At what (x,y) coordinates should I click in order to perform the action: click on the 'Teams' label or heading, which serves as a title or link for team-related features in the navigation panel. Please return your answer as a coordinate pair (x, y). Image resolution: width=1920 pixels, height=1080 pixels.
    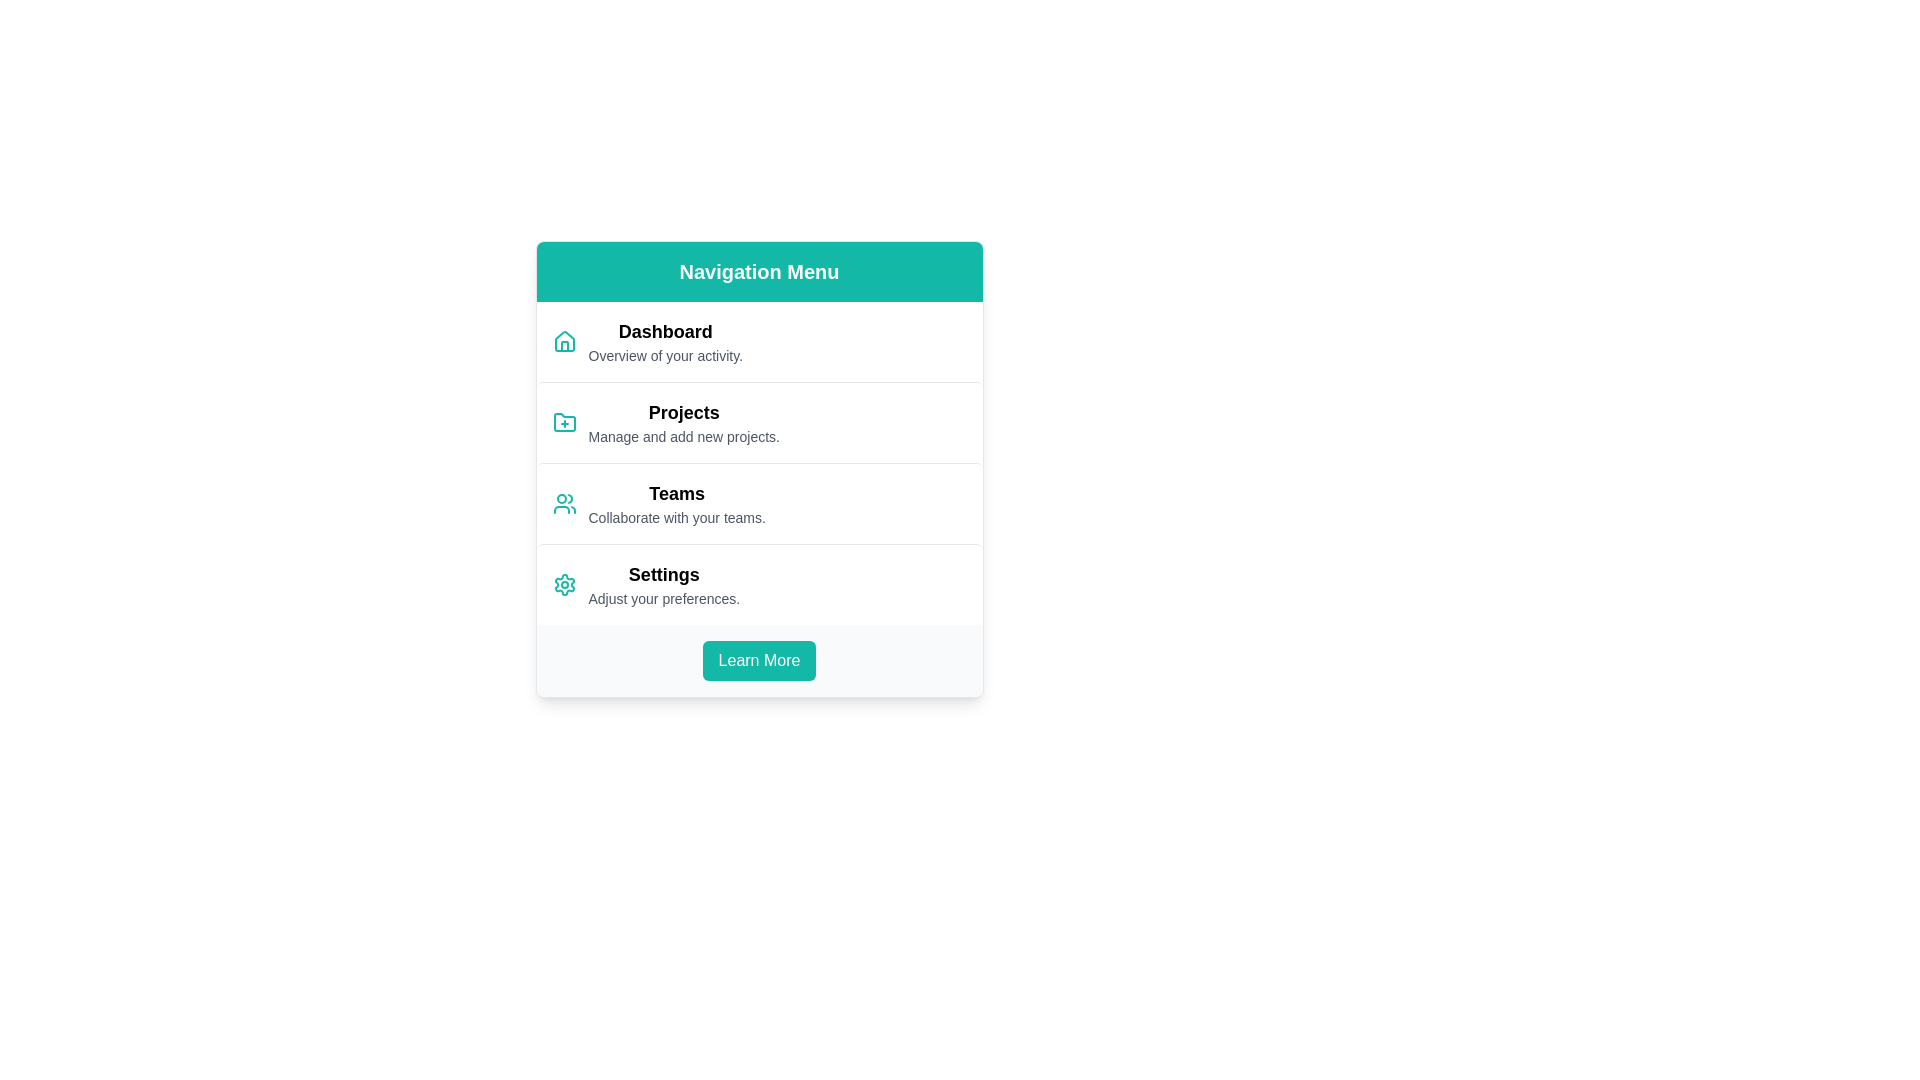
    Looking at the image, I should click on (677, 493).